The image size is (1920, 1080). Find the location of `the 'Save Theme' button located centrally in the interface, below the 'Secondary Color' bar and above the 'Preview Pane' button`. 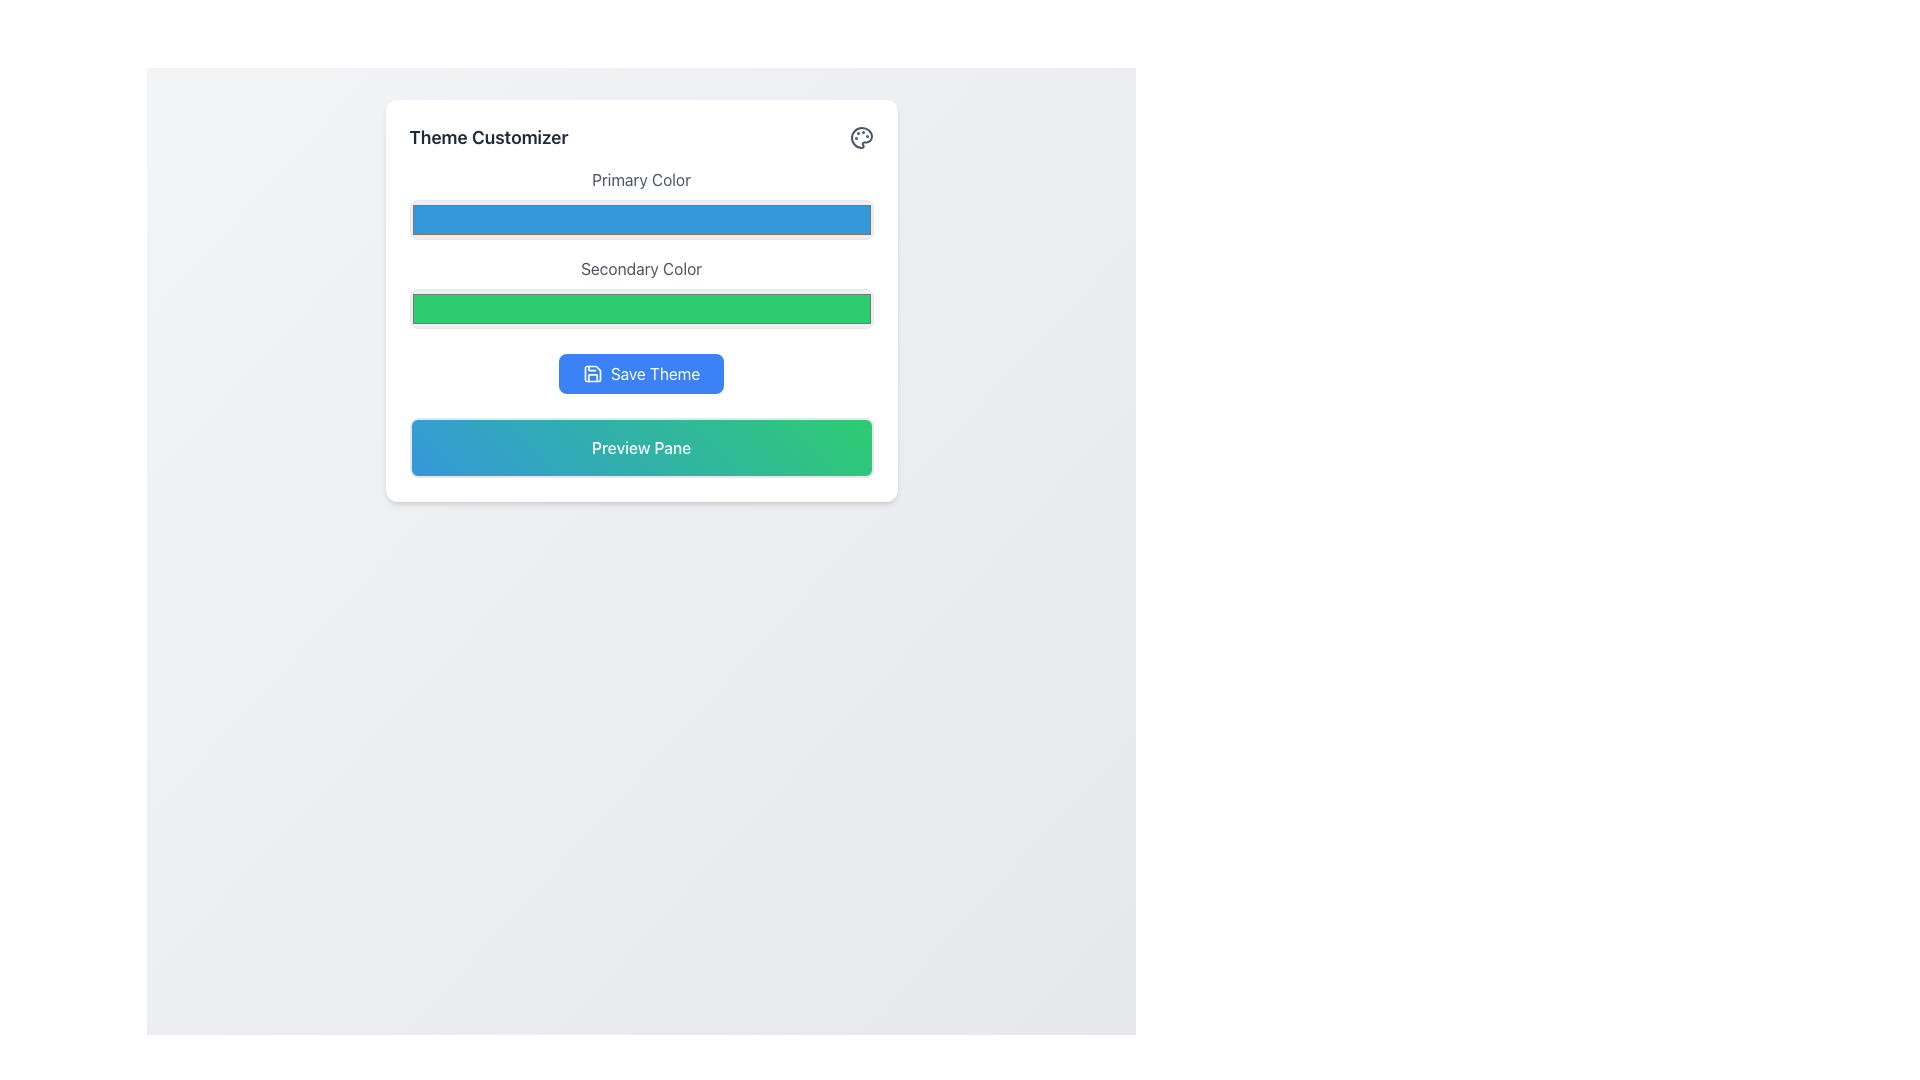

the 'Save Theme' button located centrally in the interface, below the 'Secondary Color' bar and above the 'Preview Pane' button is located at coordinates (641, 374).